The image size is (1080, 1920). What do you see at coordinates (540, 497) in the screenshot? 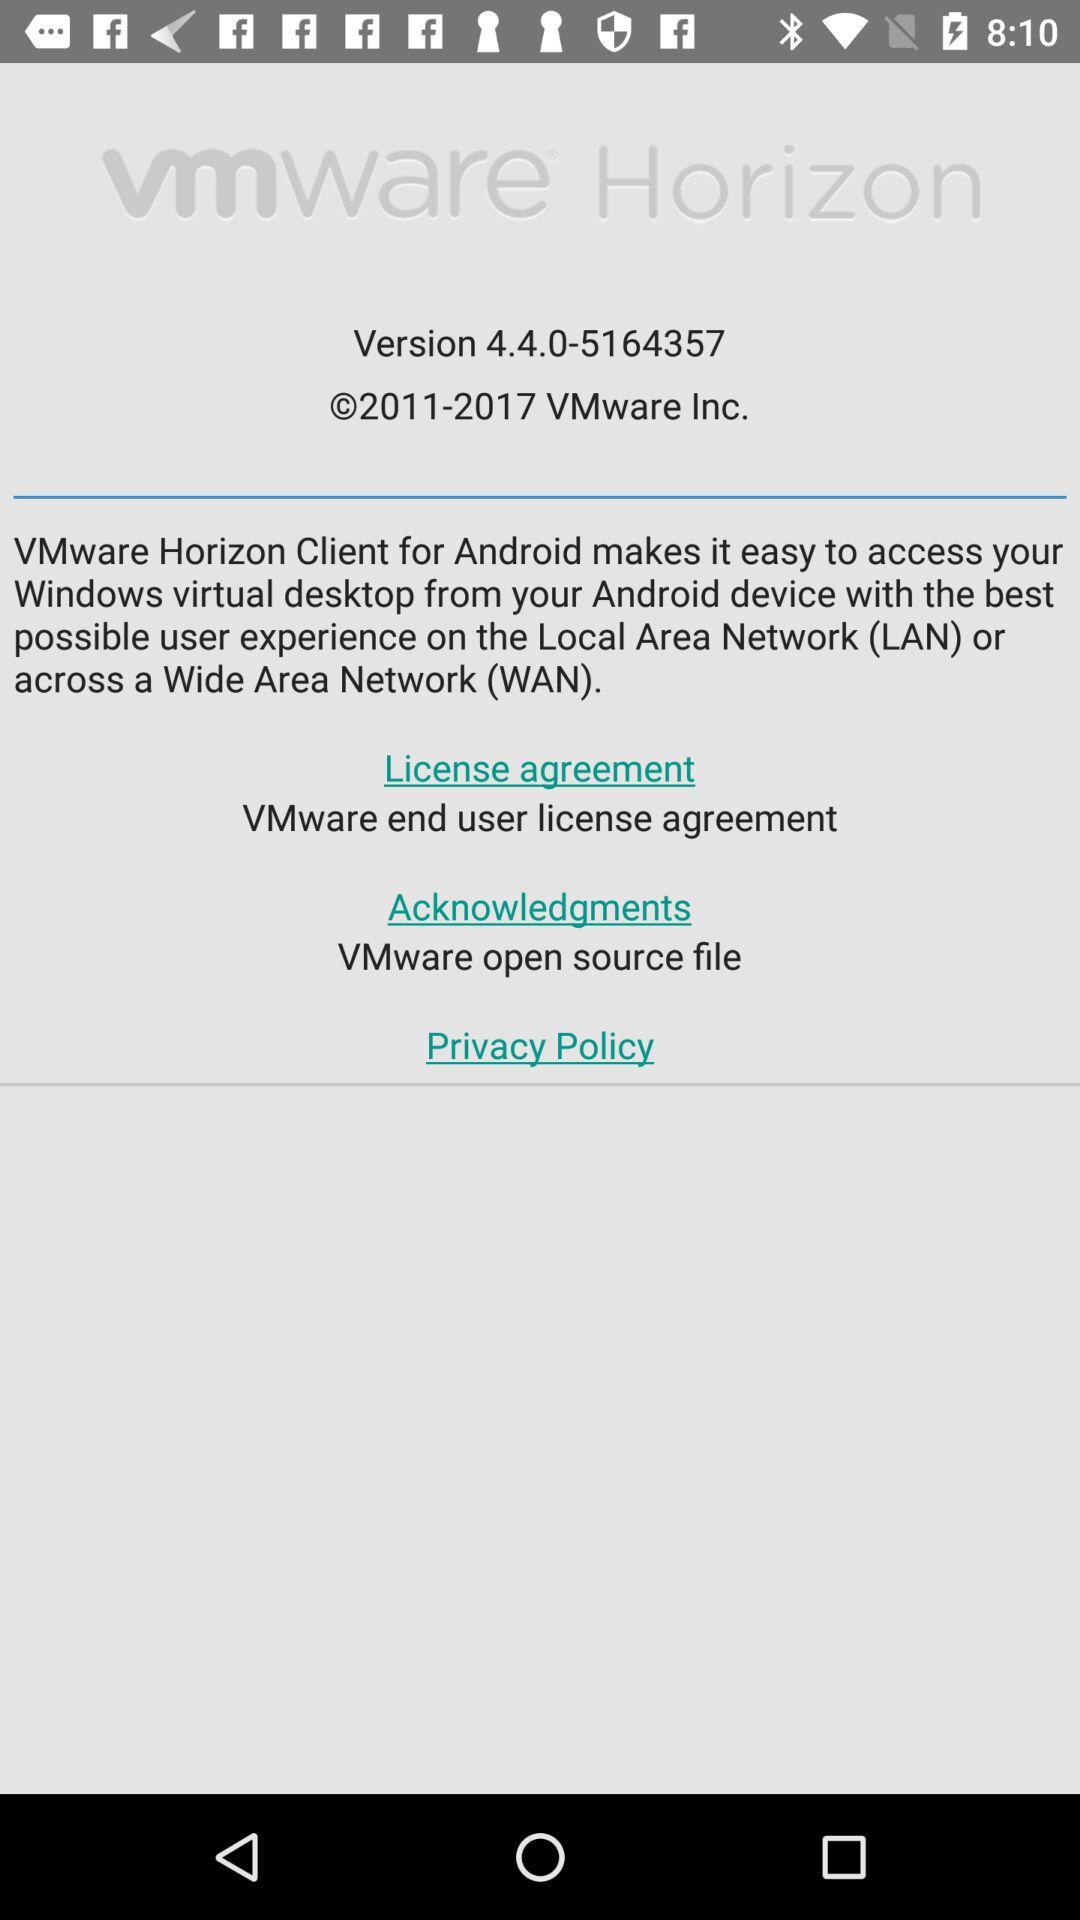
I see `icon below the 2011 2017 vmware app` at bounding box center [540, 497].